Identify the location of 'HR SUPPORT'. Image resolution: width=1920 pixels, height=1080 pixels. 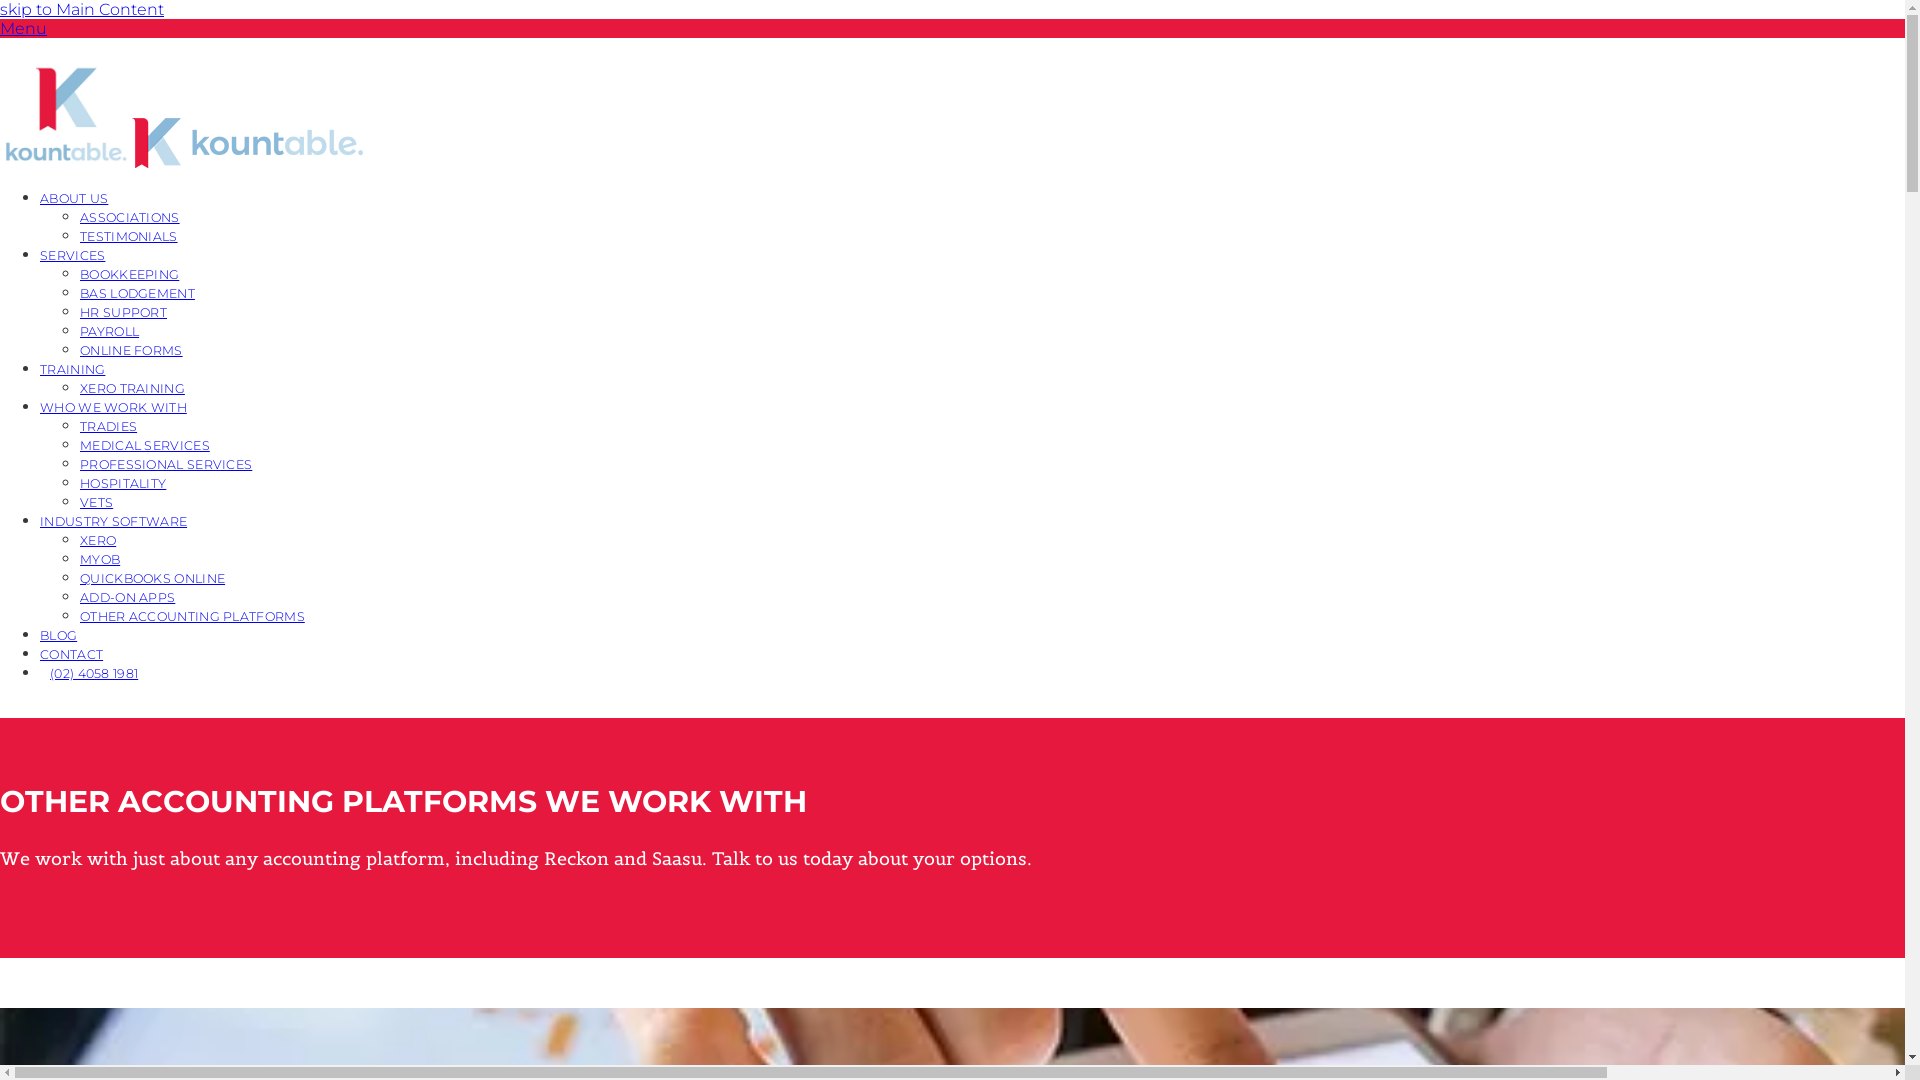
(122, 311).